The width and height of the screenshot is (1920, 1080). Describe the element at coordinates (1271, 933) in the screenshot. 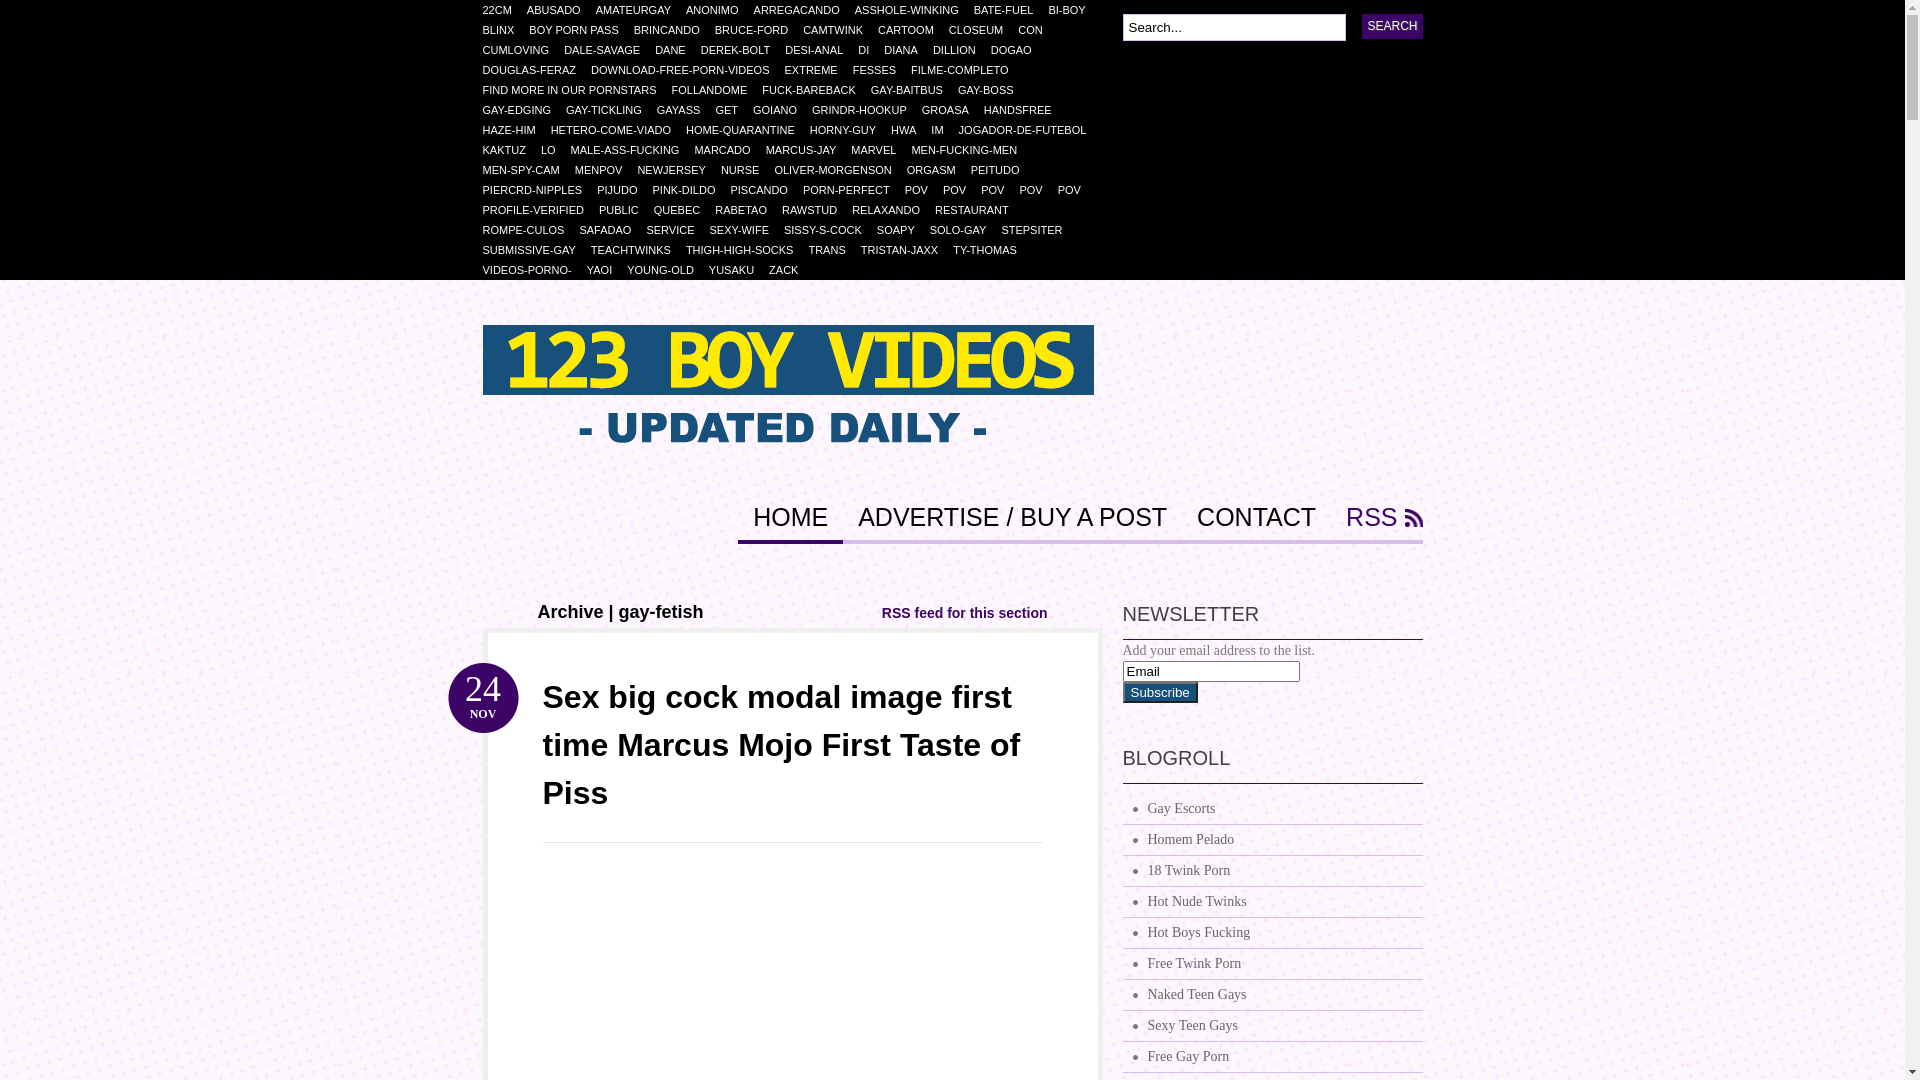

I see `'Hot Boys Fucking'` at that location.